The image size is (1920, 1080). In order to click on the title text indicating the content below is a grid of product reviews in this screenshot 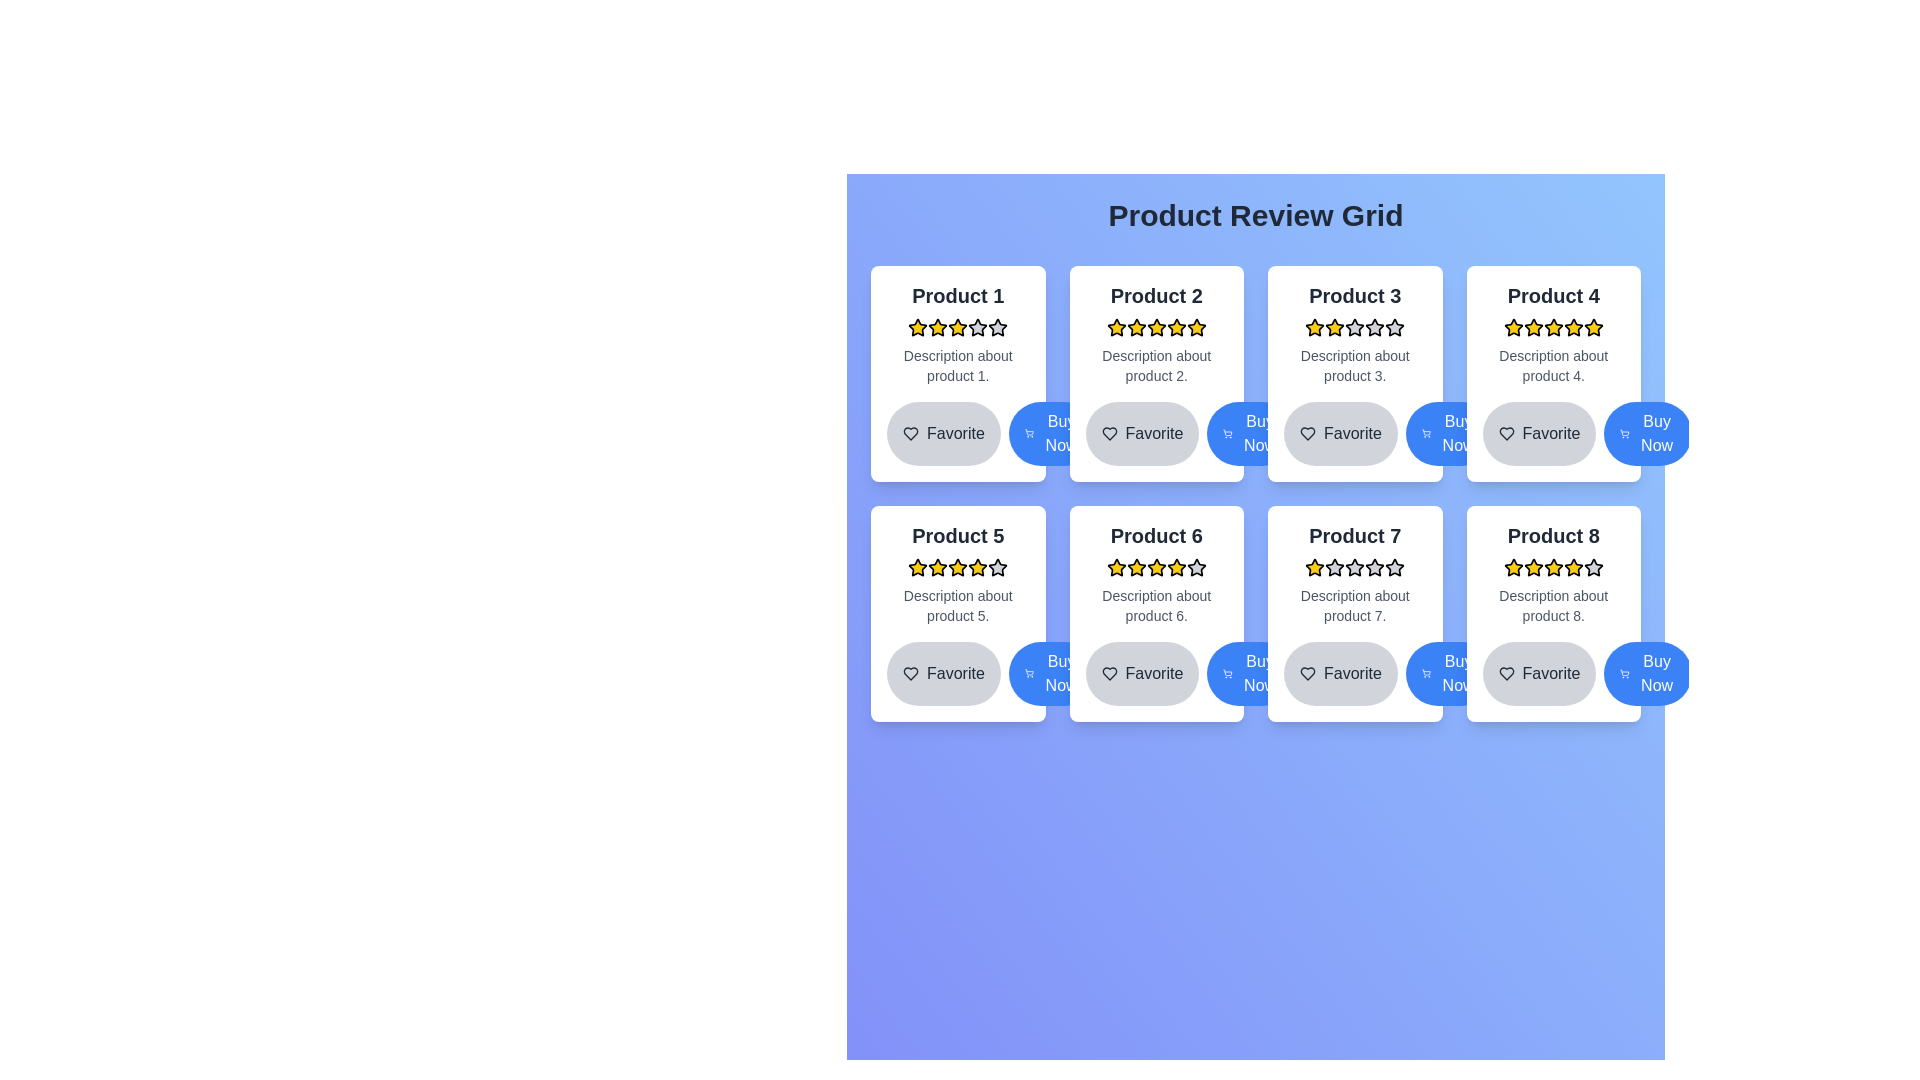, I will do `click(1255, 216)`.